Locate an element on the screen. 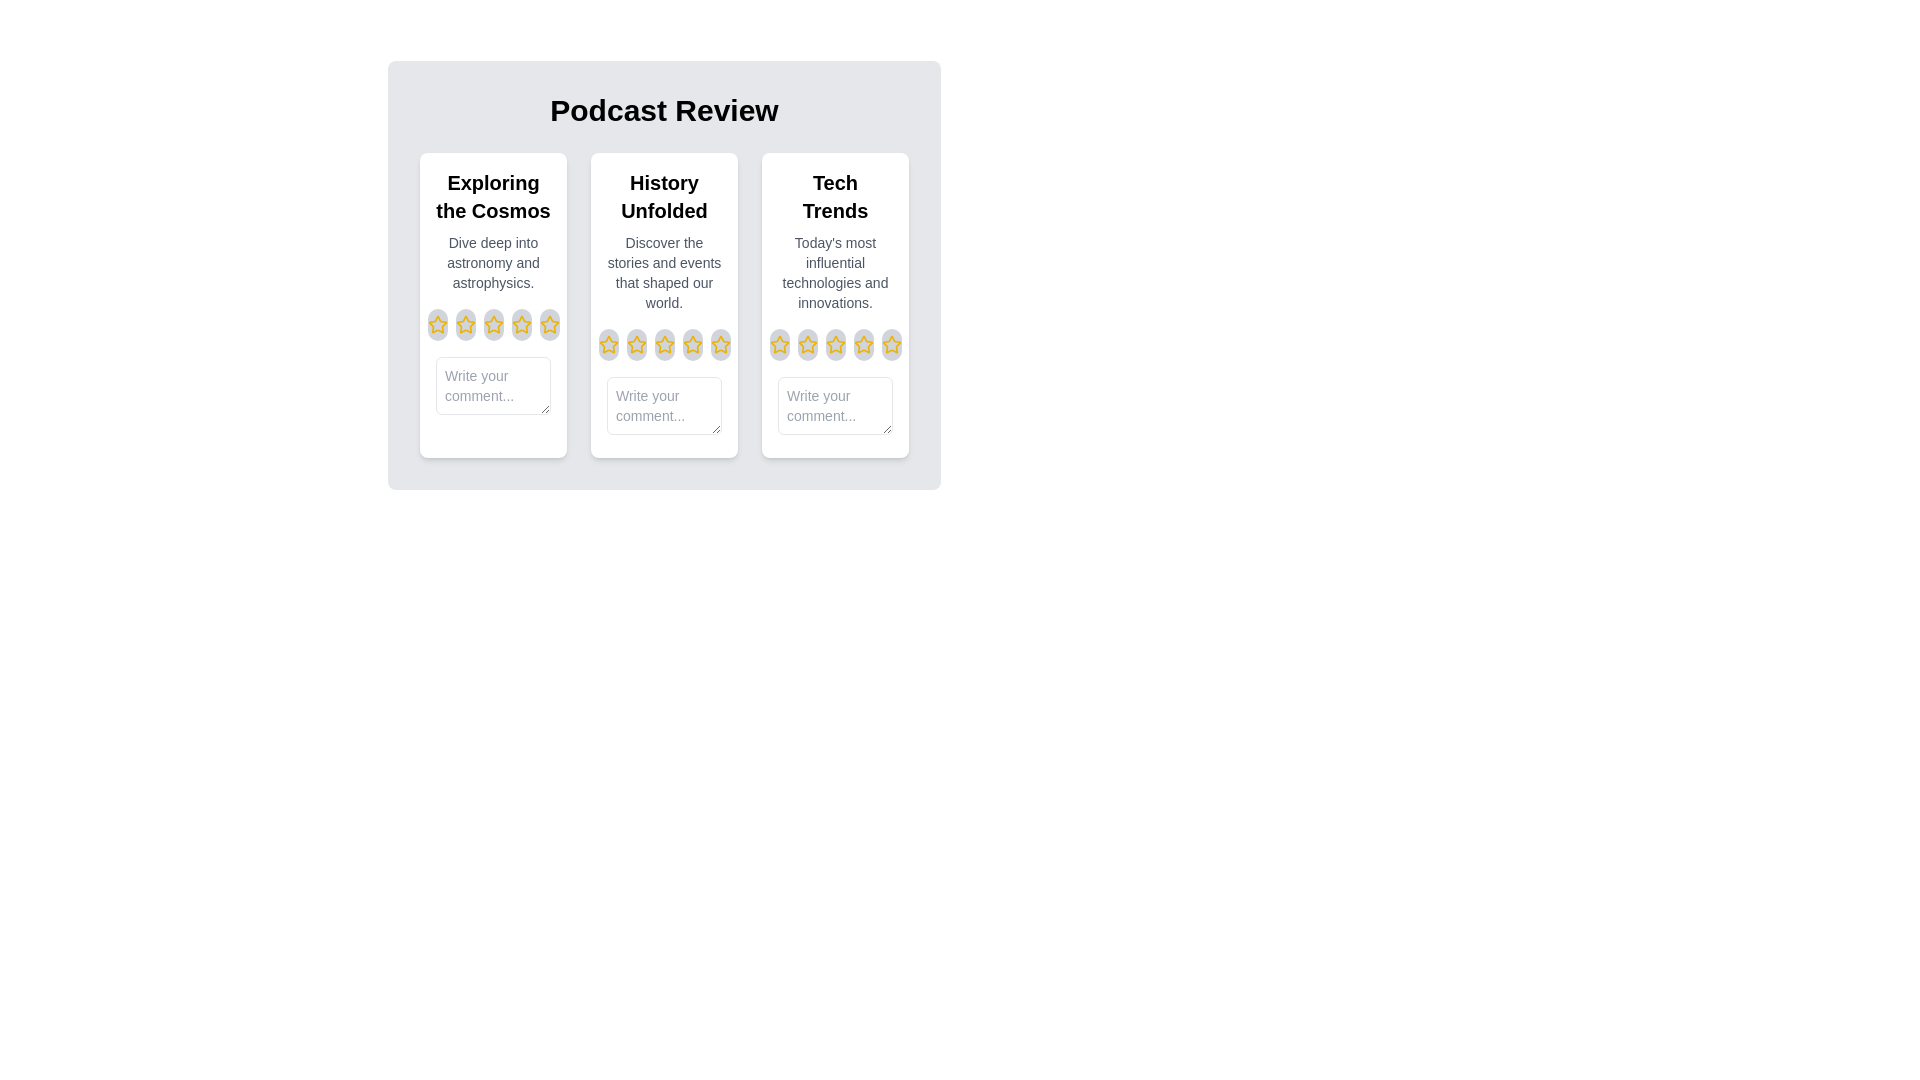 Image resolution: width=1920 pixels, height=1080 pixels. the rating for an episode to 5 stars by clicking on the corresponding star is located at coordinates (549, 323).